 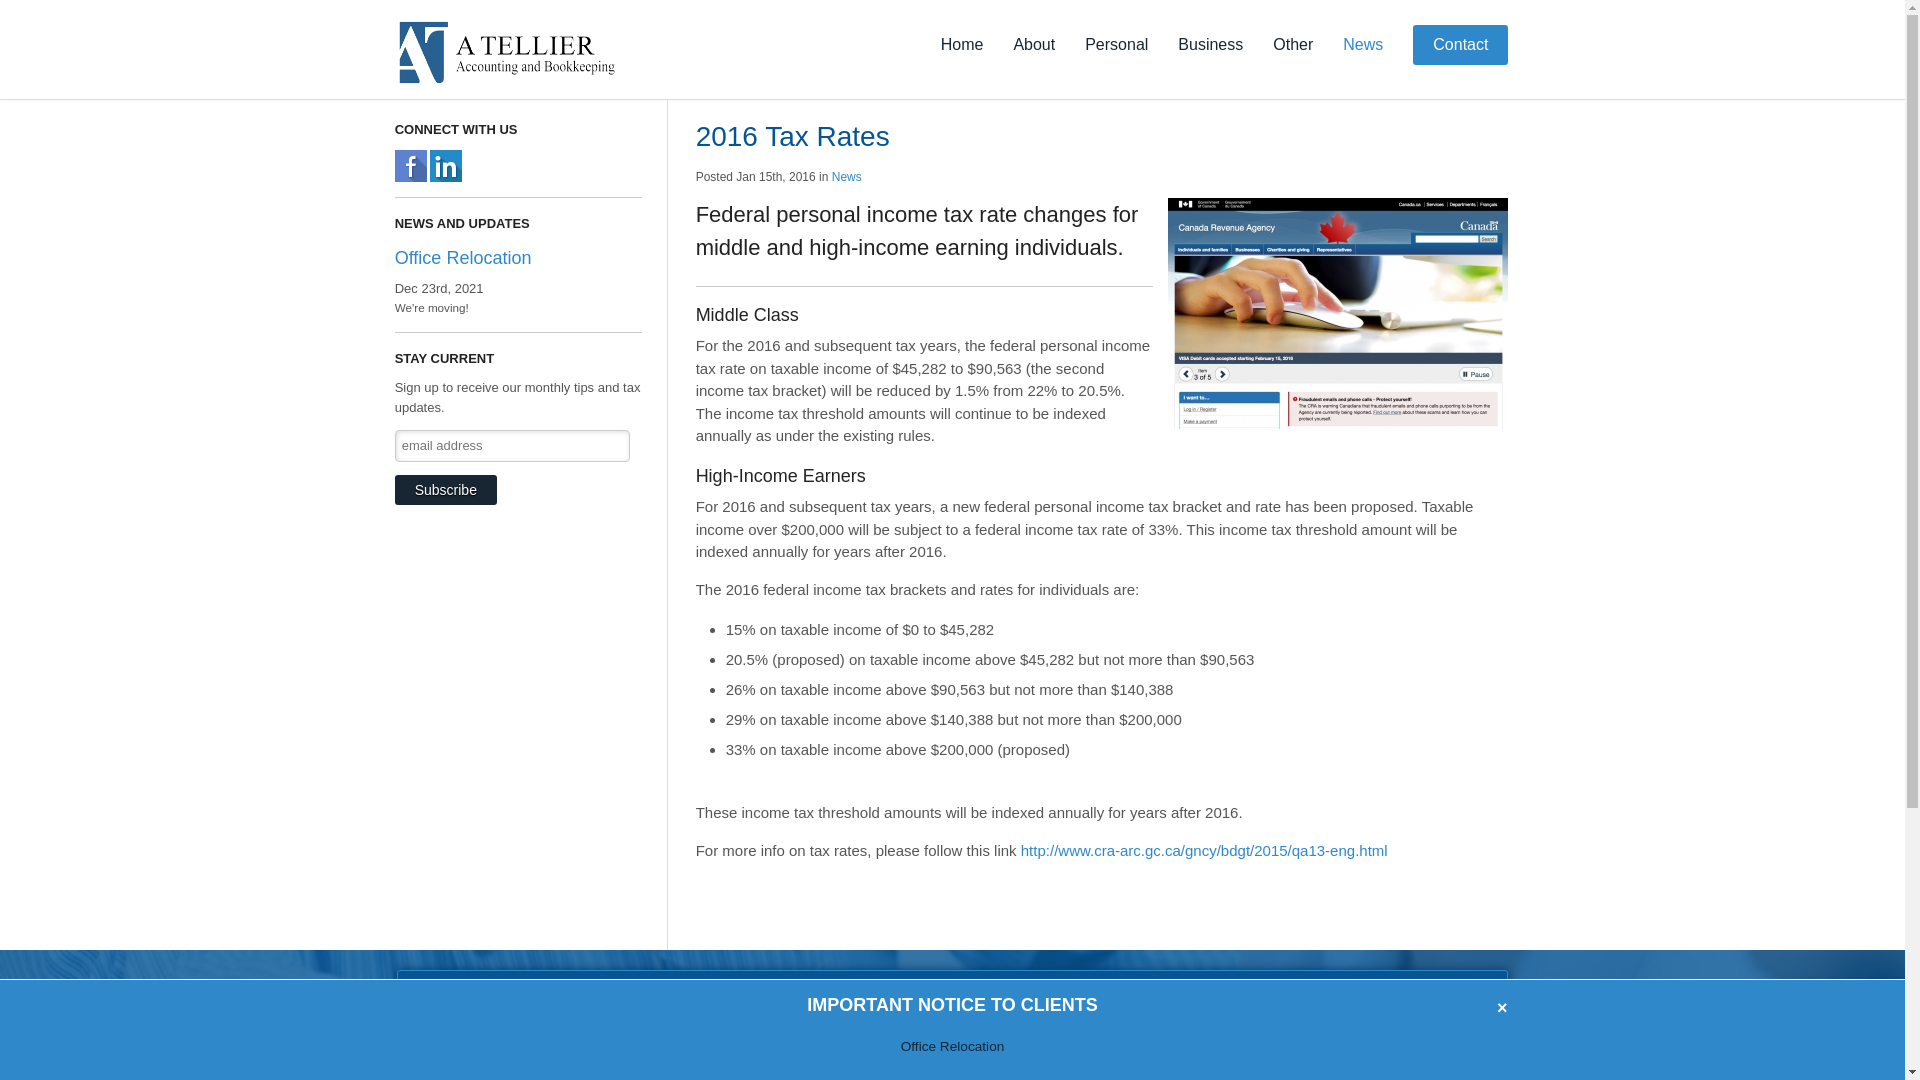 I want to click on 'Office Relocation', so click(x=952, y=1043).